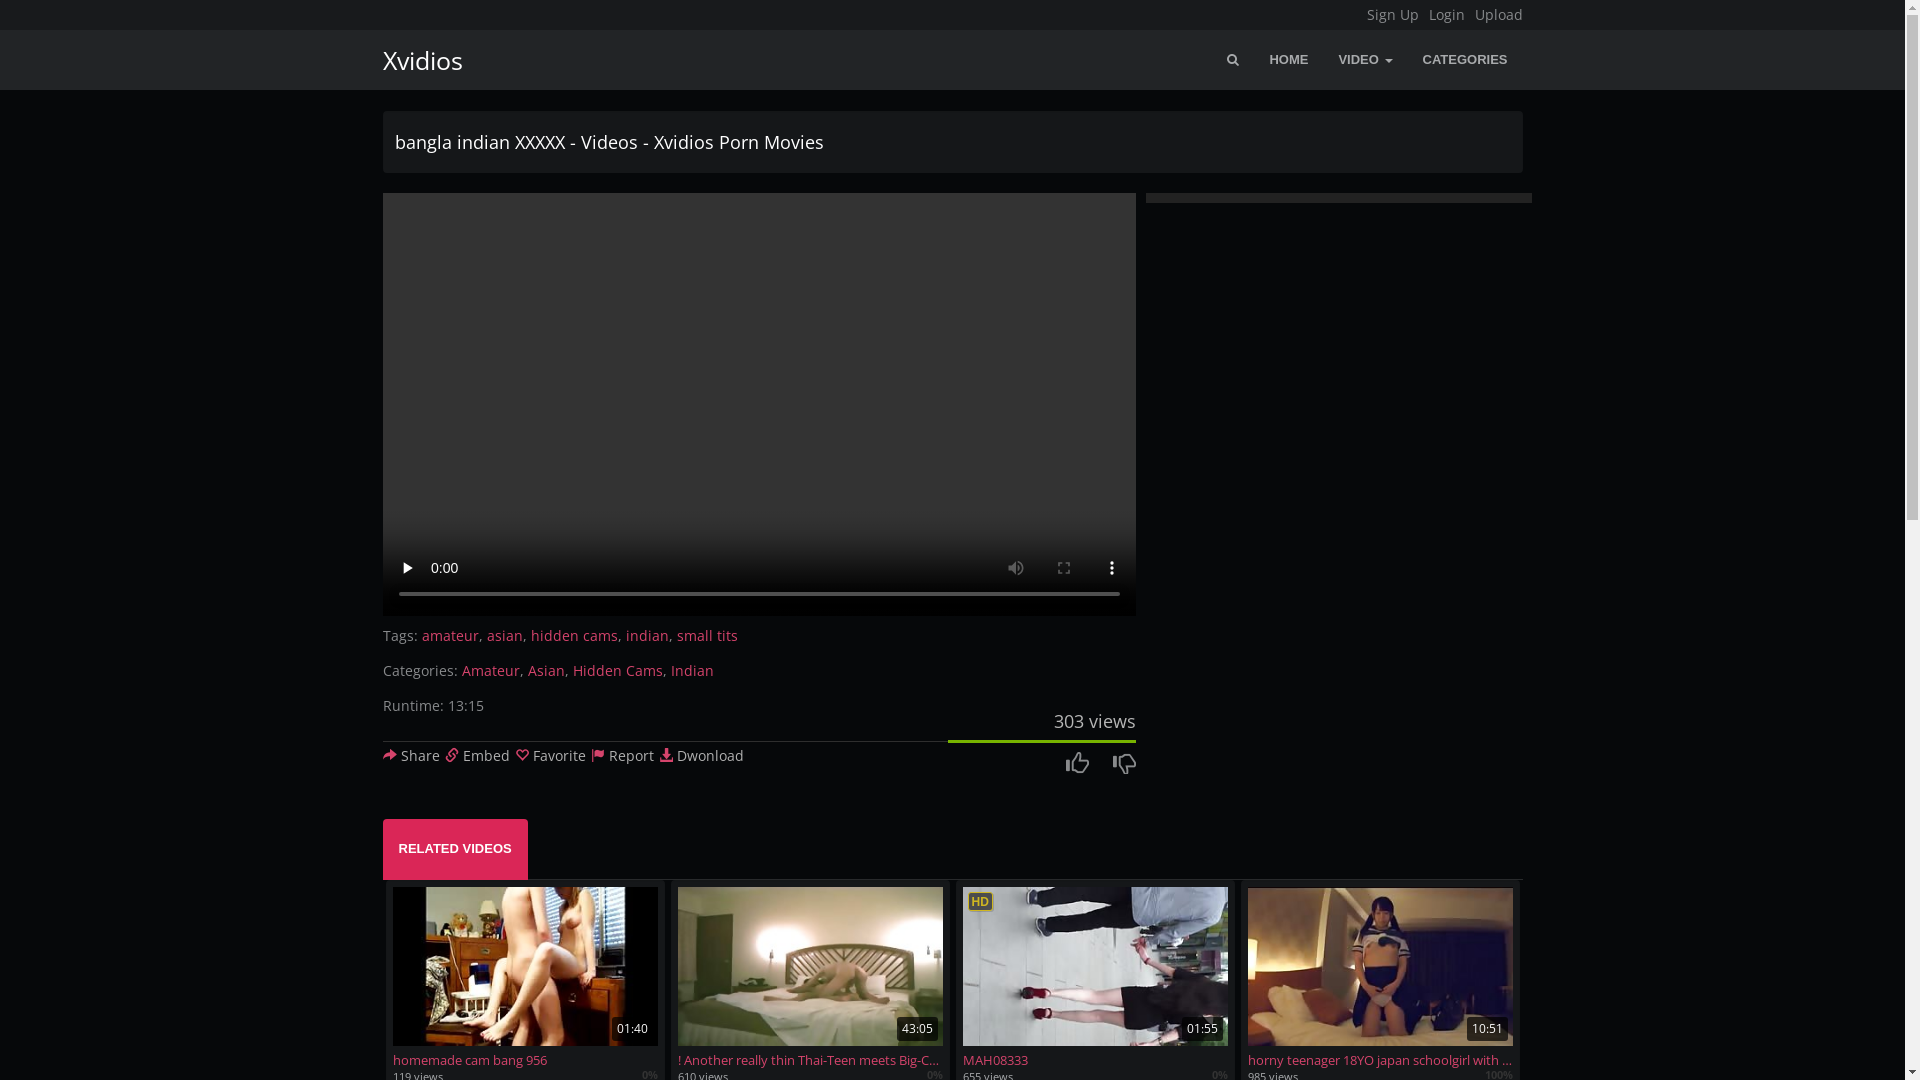 The image size is (1920, 1080). What do you see at coordinates (706, 635) in the screenshot?
I see `'small tits'` at bounding box center [706, 635].